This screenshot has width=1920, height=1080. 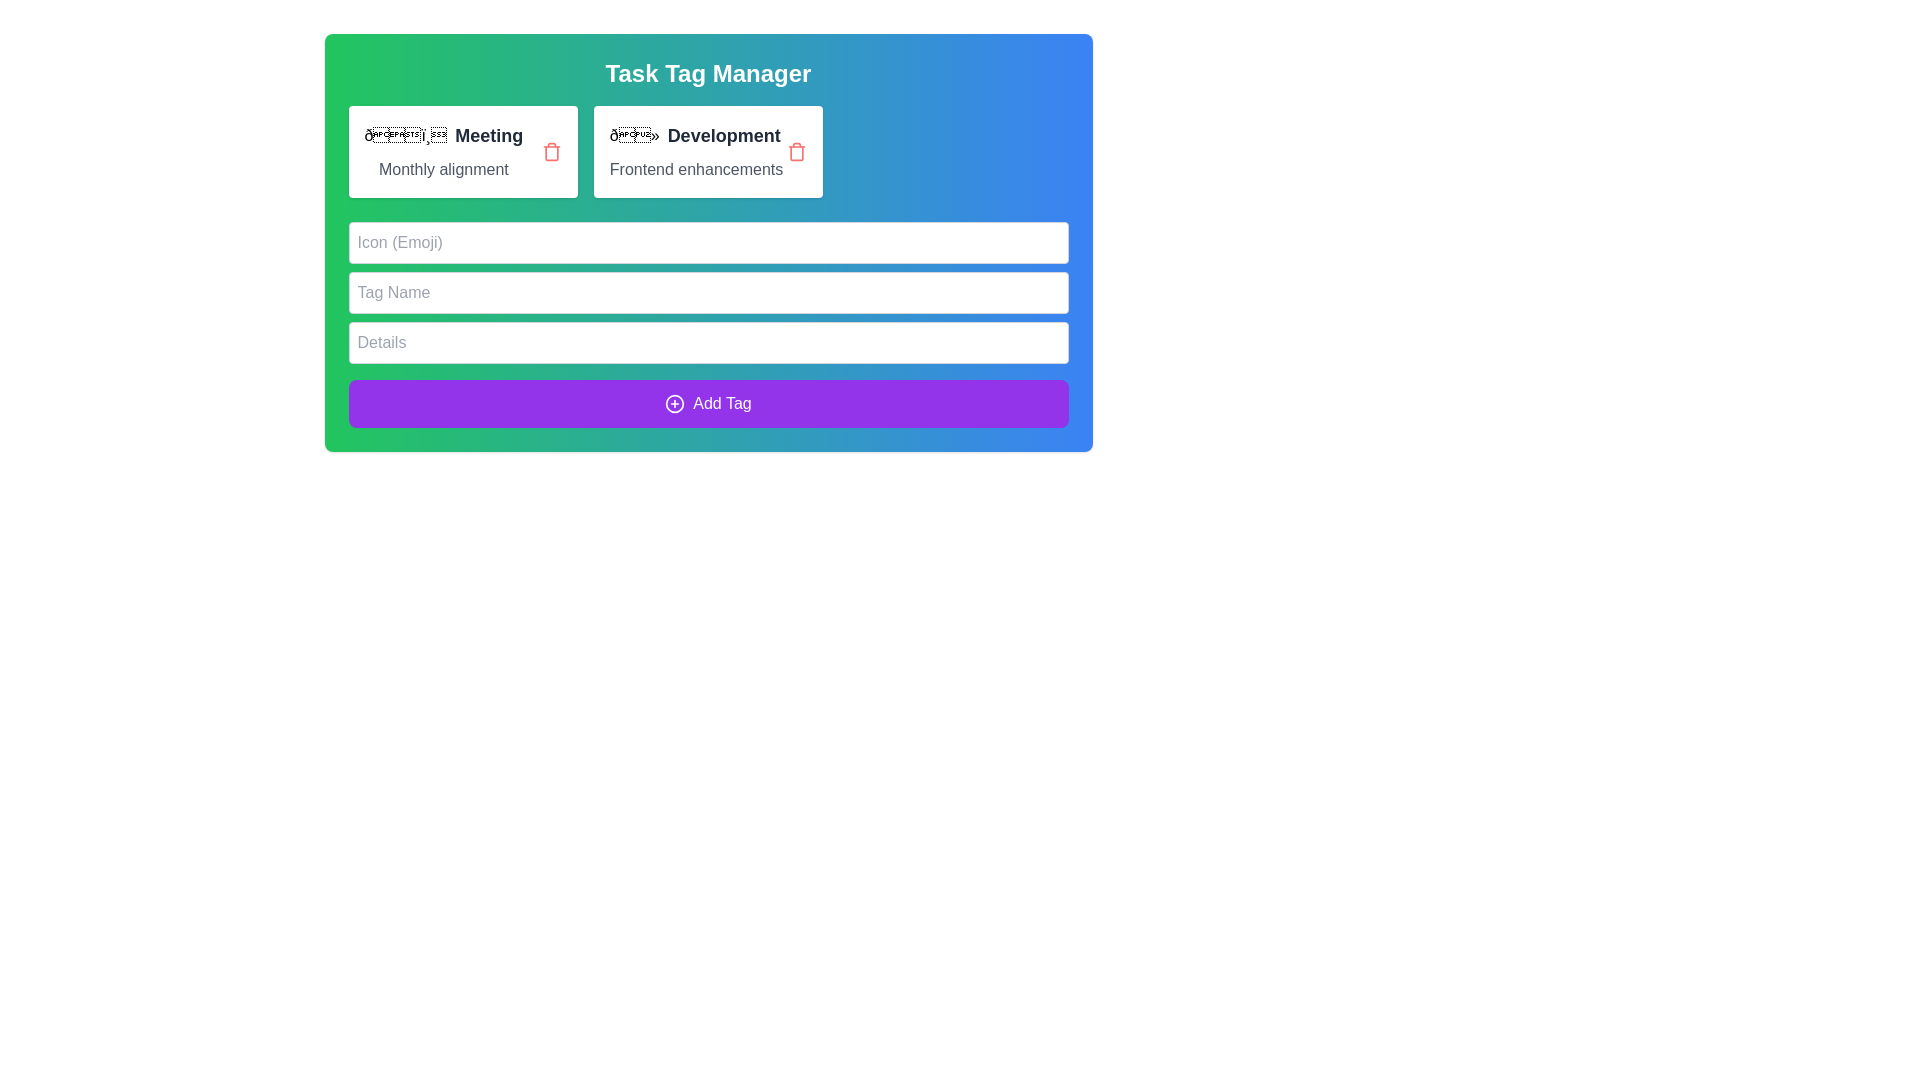 What do you see at coordinates (708, 404) in the screenshot?
I see `the button located at the bottom of the form, which allows users` at bounding box center [708, 404].